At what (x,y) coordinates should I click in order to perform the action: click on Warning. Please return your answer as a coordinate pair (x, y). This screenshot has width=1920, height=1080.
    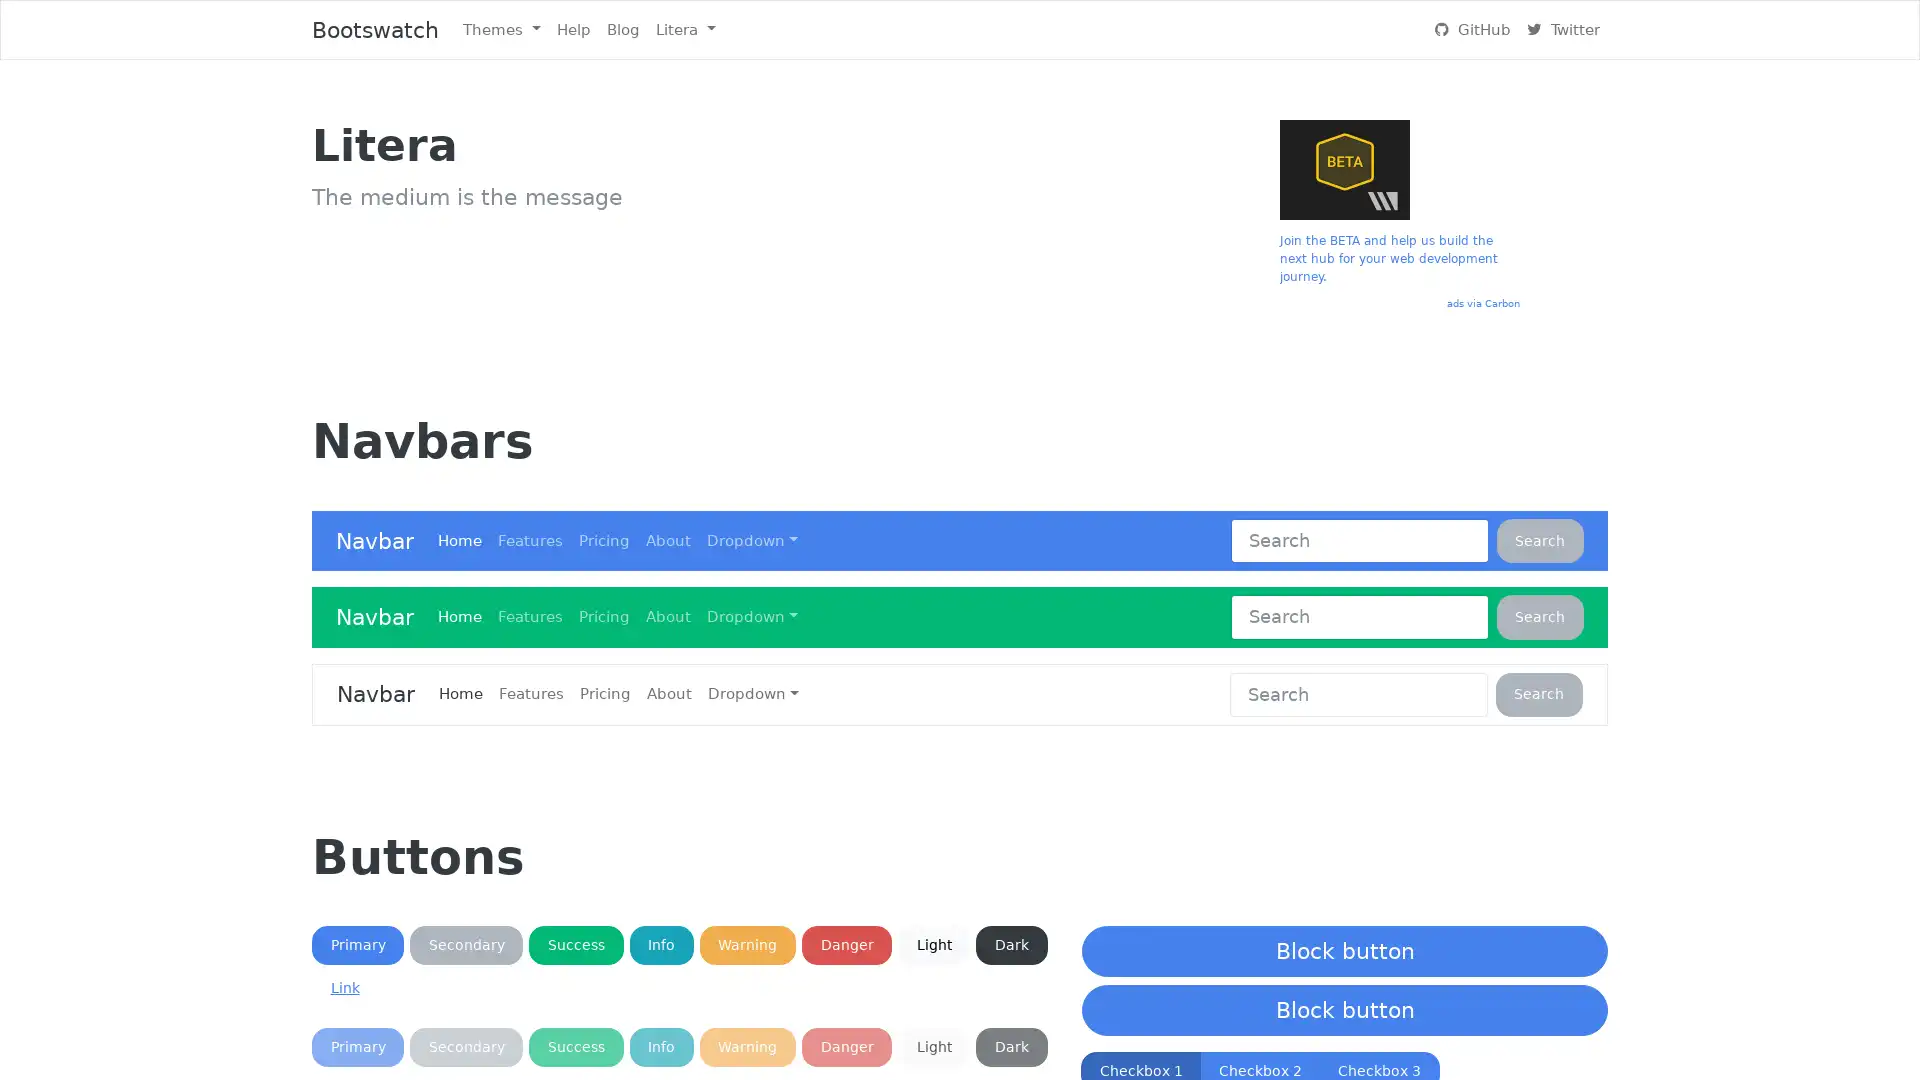
    Looking at the image, I should click on (746, 1046).